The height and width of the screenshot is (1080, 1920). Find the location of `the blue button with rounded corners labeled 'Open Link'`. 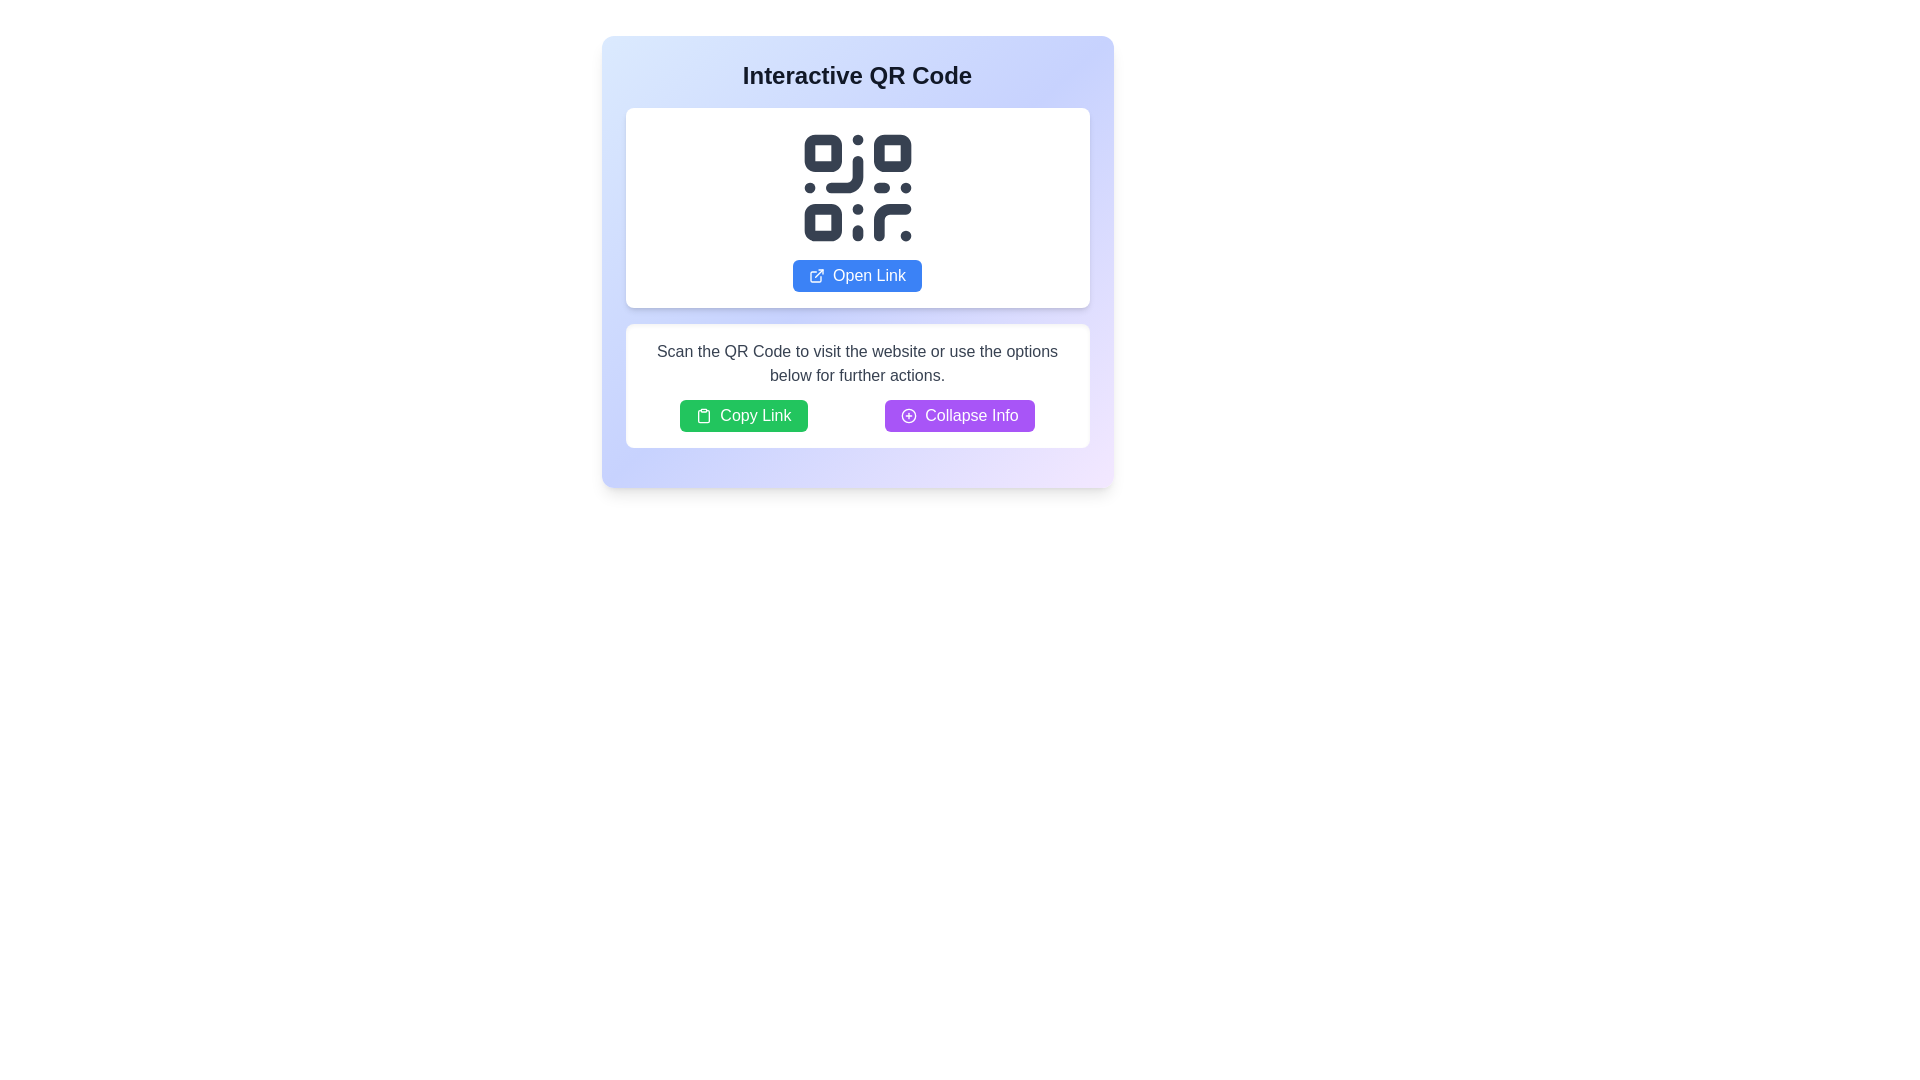

the blue button with rounded corners labeled 'Open Link' is located at coordinates (857, 276).